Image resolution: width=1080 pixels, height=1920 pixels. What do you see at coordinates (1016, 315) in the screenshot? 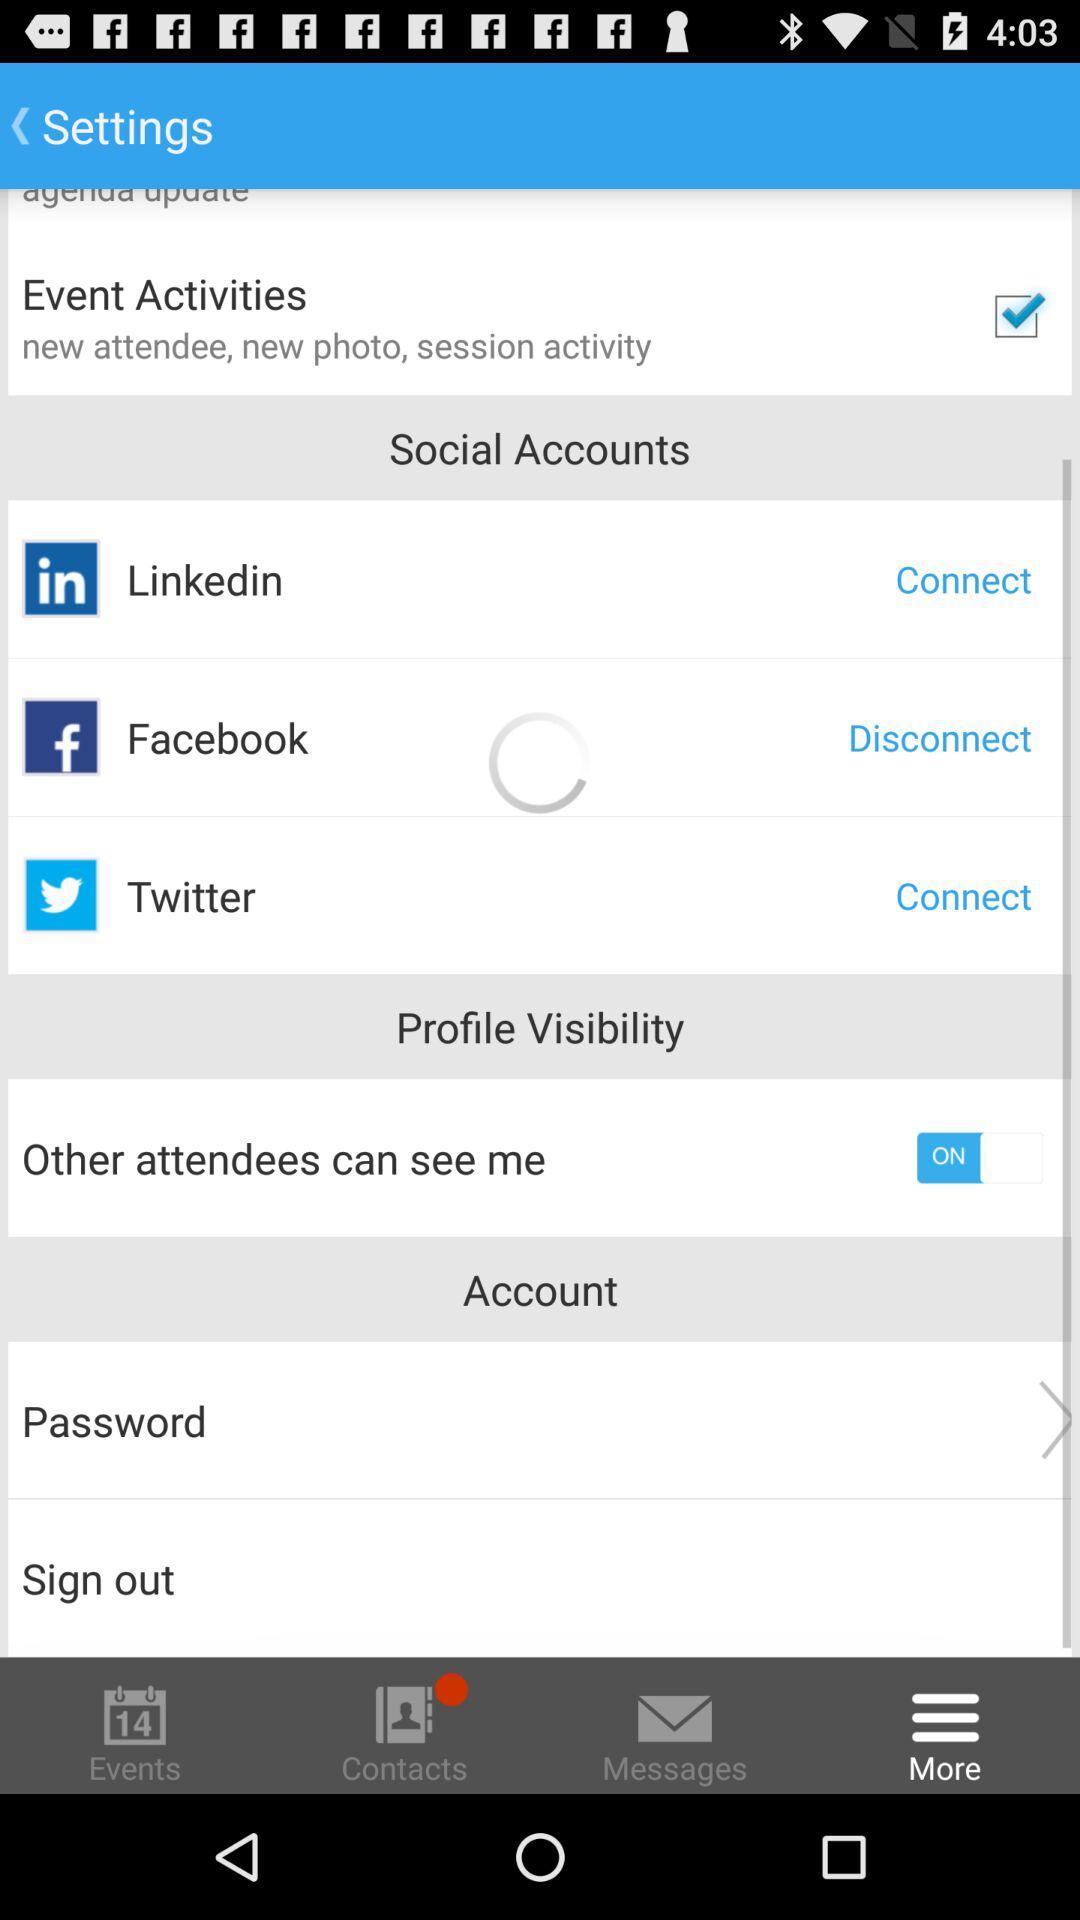
I see `enable event activities` at bounding box center [1016, 315].